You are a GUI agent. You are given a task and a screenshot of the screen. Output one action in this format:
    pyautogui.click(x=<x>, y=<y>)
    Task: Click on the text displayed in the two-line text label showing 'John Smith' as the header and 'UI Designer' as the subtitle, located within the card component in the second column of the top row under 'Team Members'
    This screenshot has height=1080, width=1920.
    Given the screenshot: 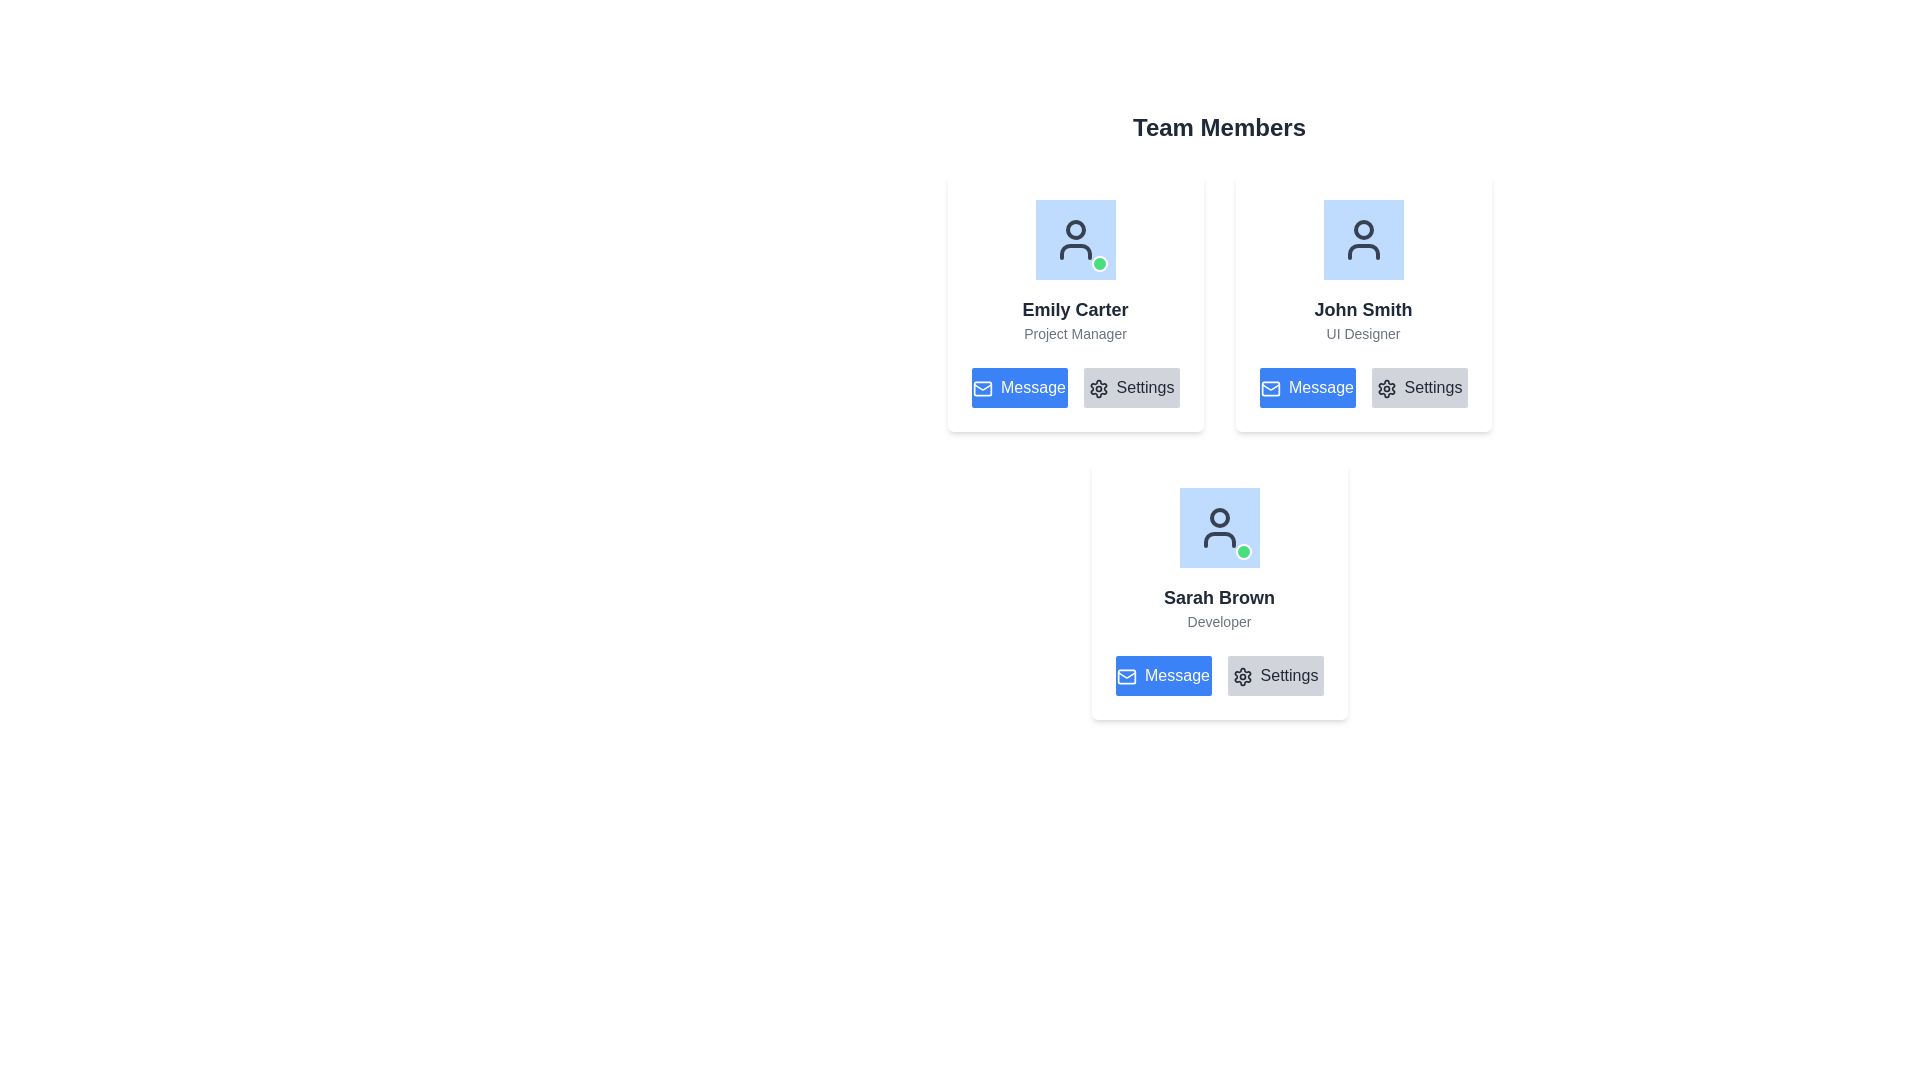 What is the action you would take?
    pyautogui.click(x=1362, y=319)
    